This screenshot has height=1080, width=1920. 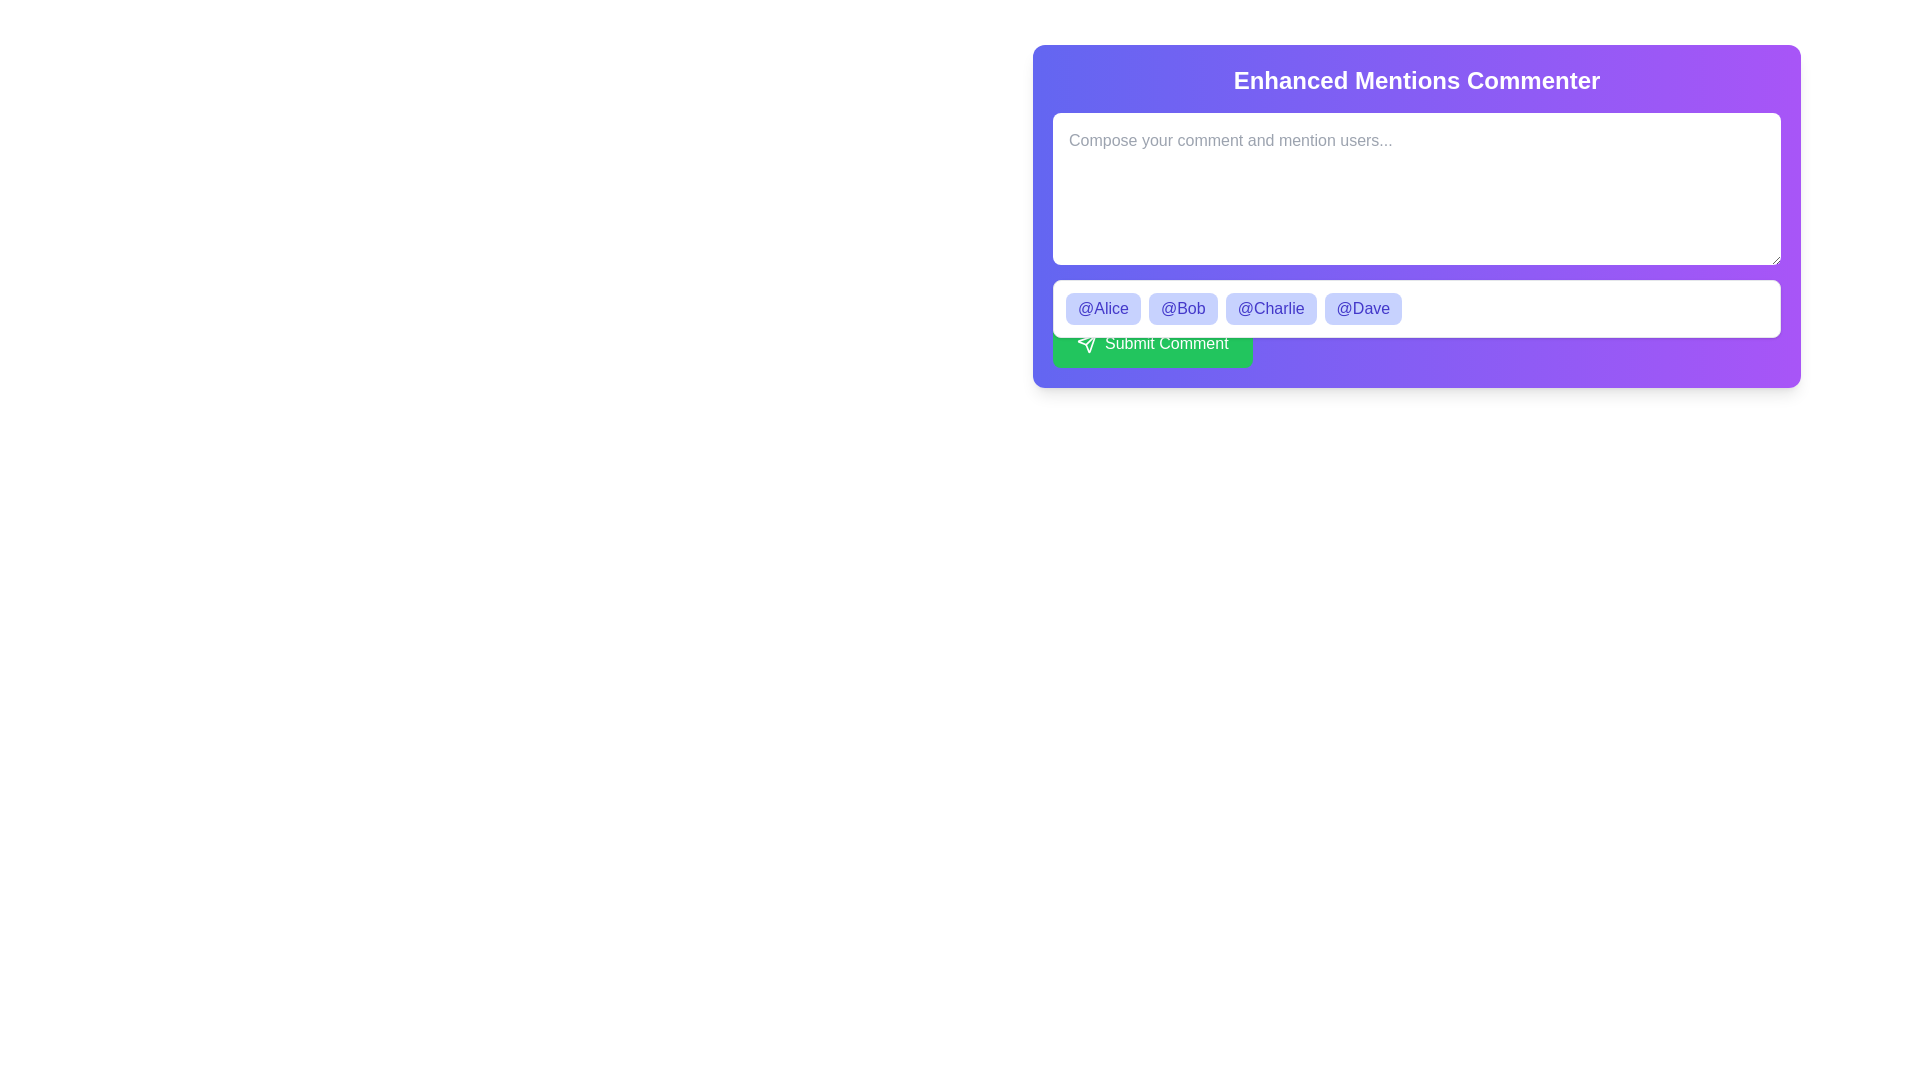 What do you see at coordinates (1064, 300) in the screenshot?
I see `the circular smiley face icon located in the top-left corner of the group displaying the text 'You can mention team members in your comment.'` at bounding box center [1064, 300].